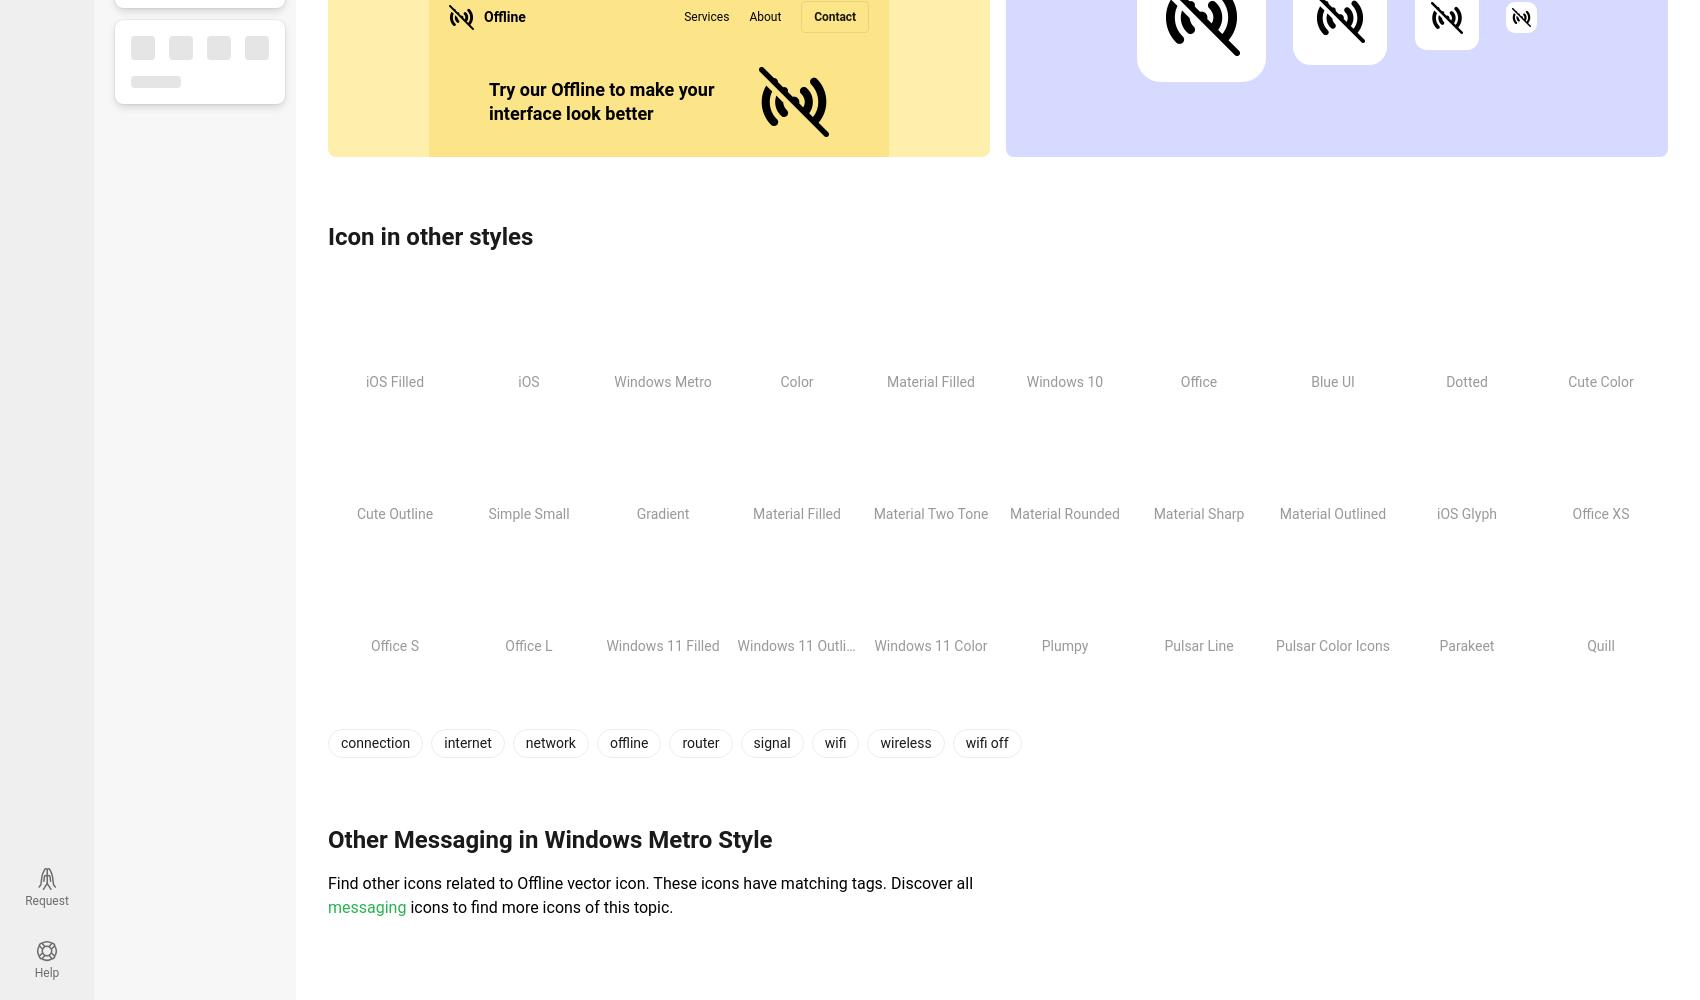 The width and height of the screenshot is (1700, 1000). Describe the element at coordinates (1599, 646) in the screenshot. I see `'Quill'` at that location.